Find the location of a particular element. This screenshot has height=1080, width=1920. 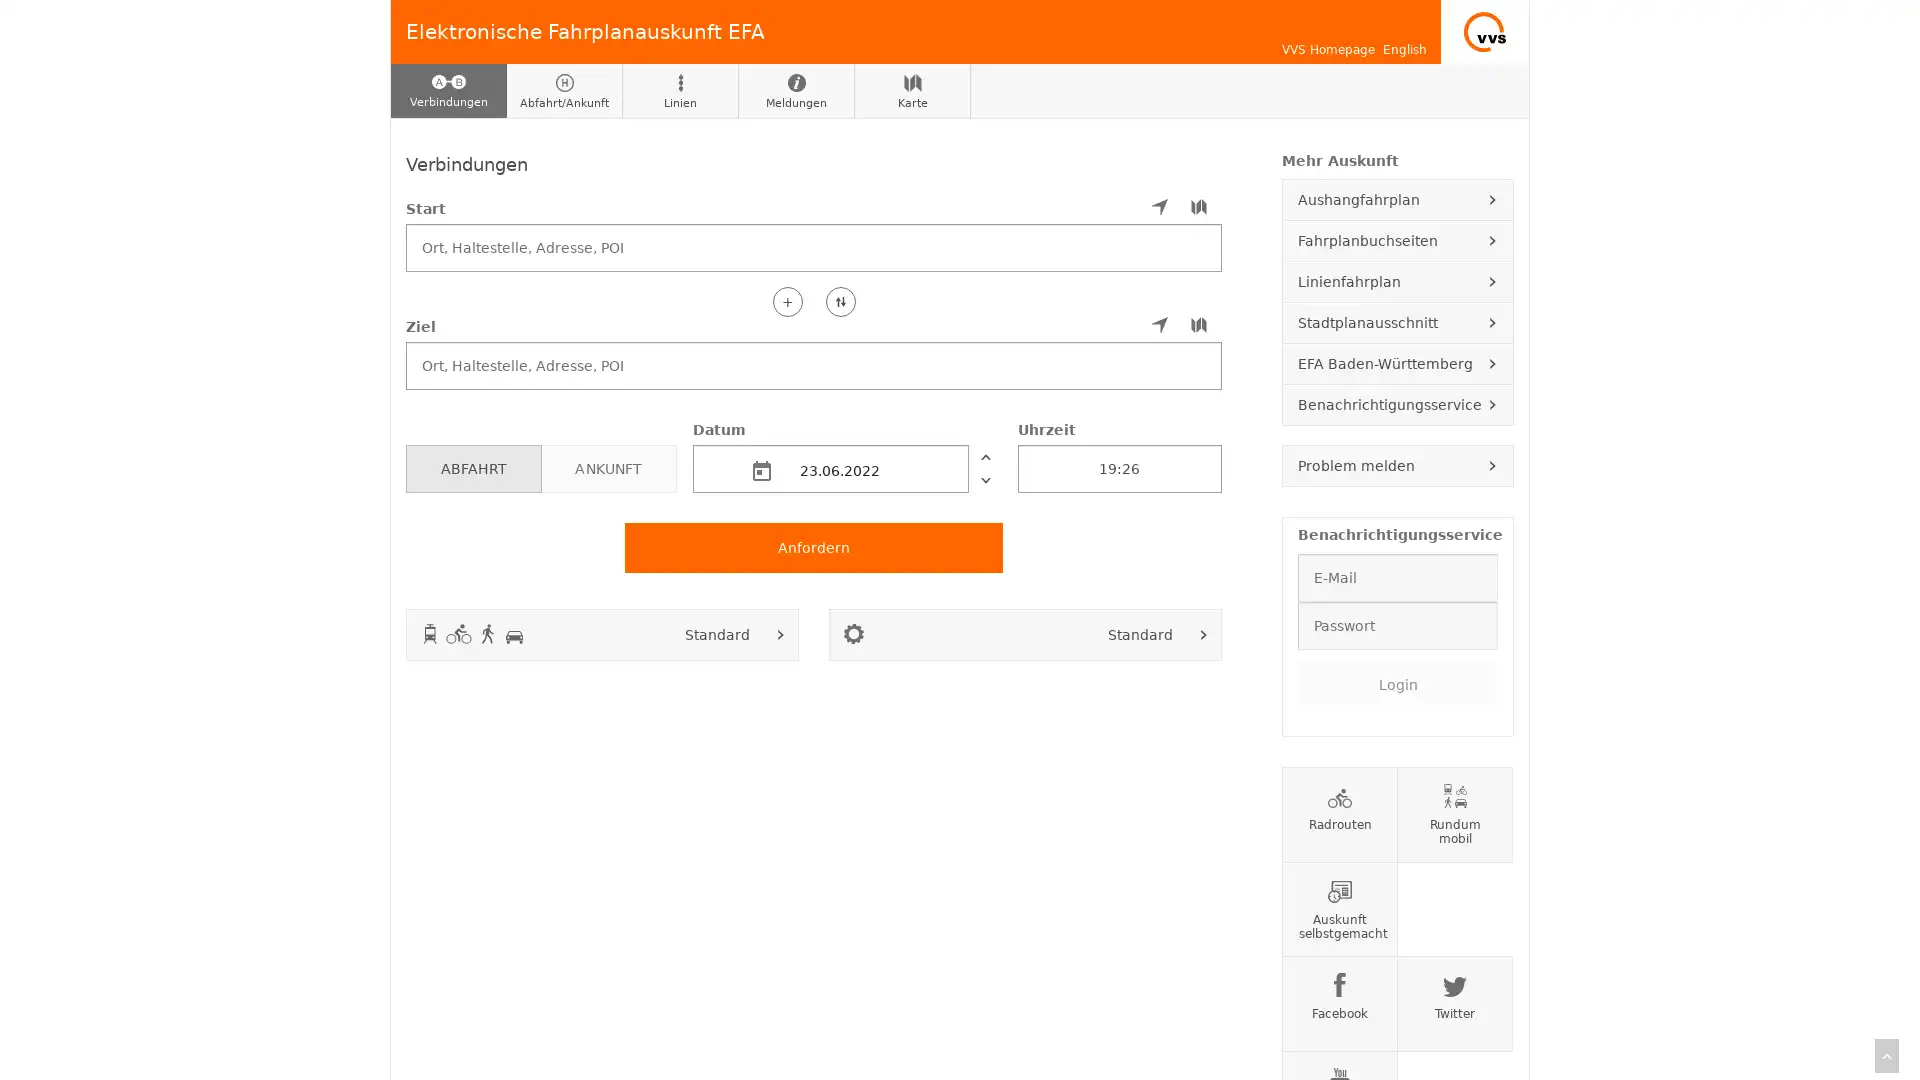

Verkehrsmittel auswahlen is located at coordinates (780, 633).